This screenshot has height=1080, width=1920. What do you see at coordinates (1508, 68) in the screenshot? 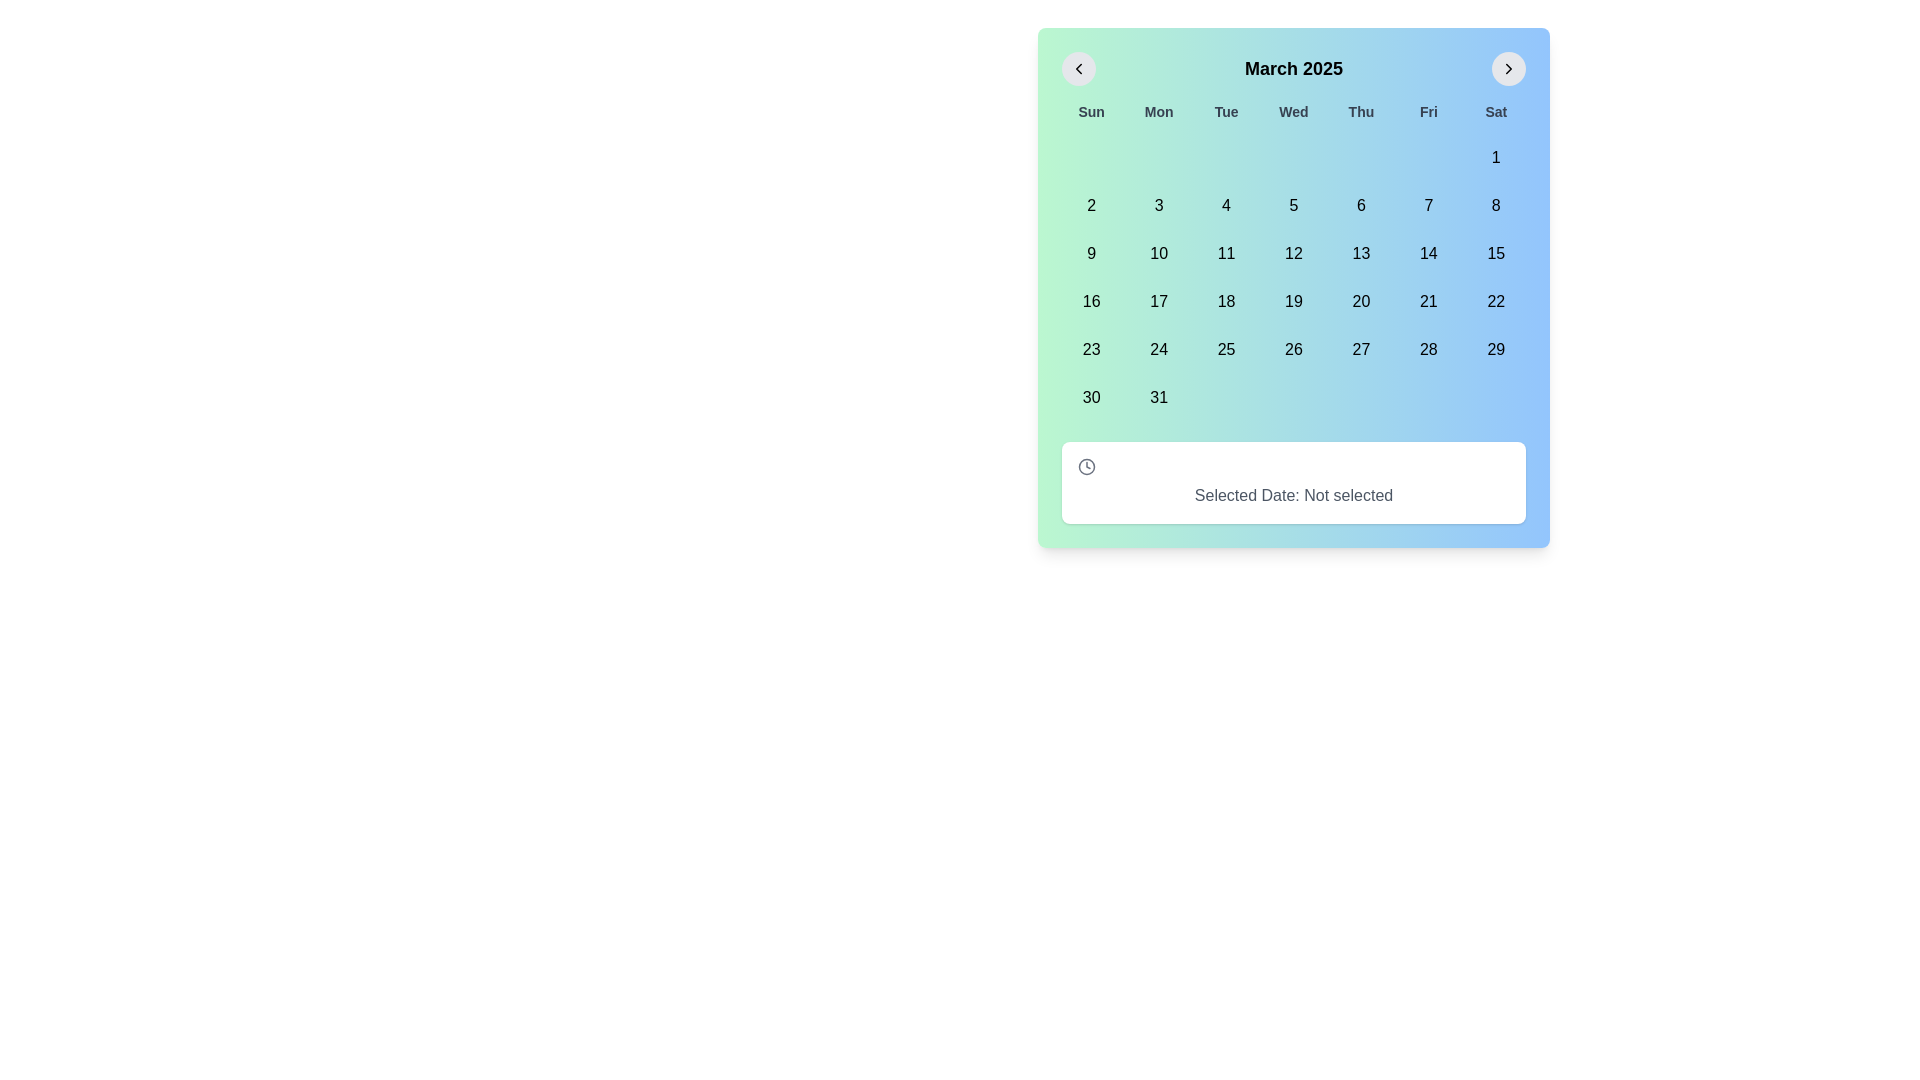
I see `the button located at the top-right corner of the calendar interface` at bounding box center [1508, 68].